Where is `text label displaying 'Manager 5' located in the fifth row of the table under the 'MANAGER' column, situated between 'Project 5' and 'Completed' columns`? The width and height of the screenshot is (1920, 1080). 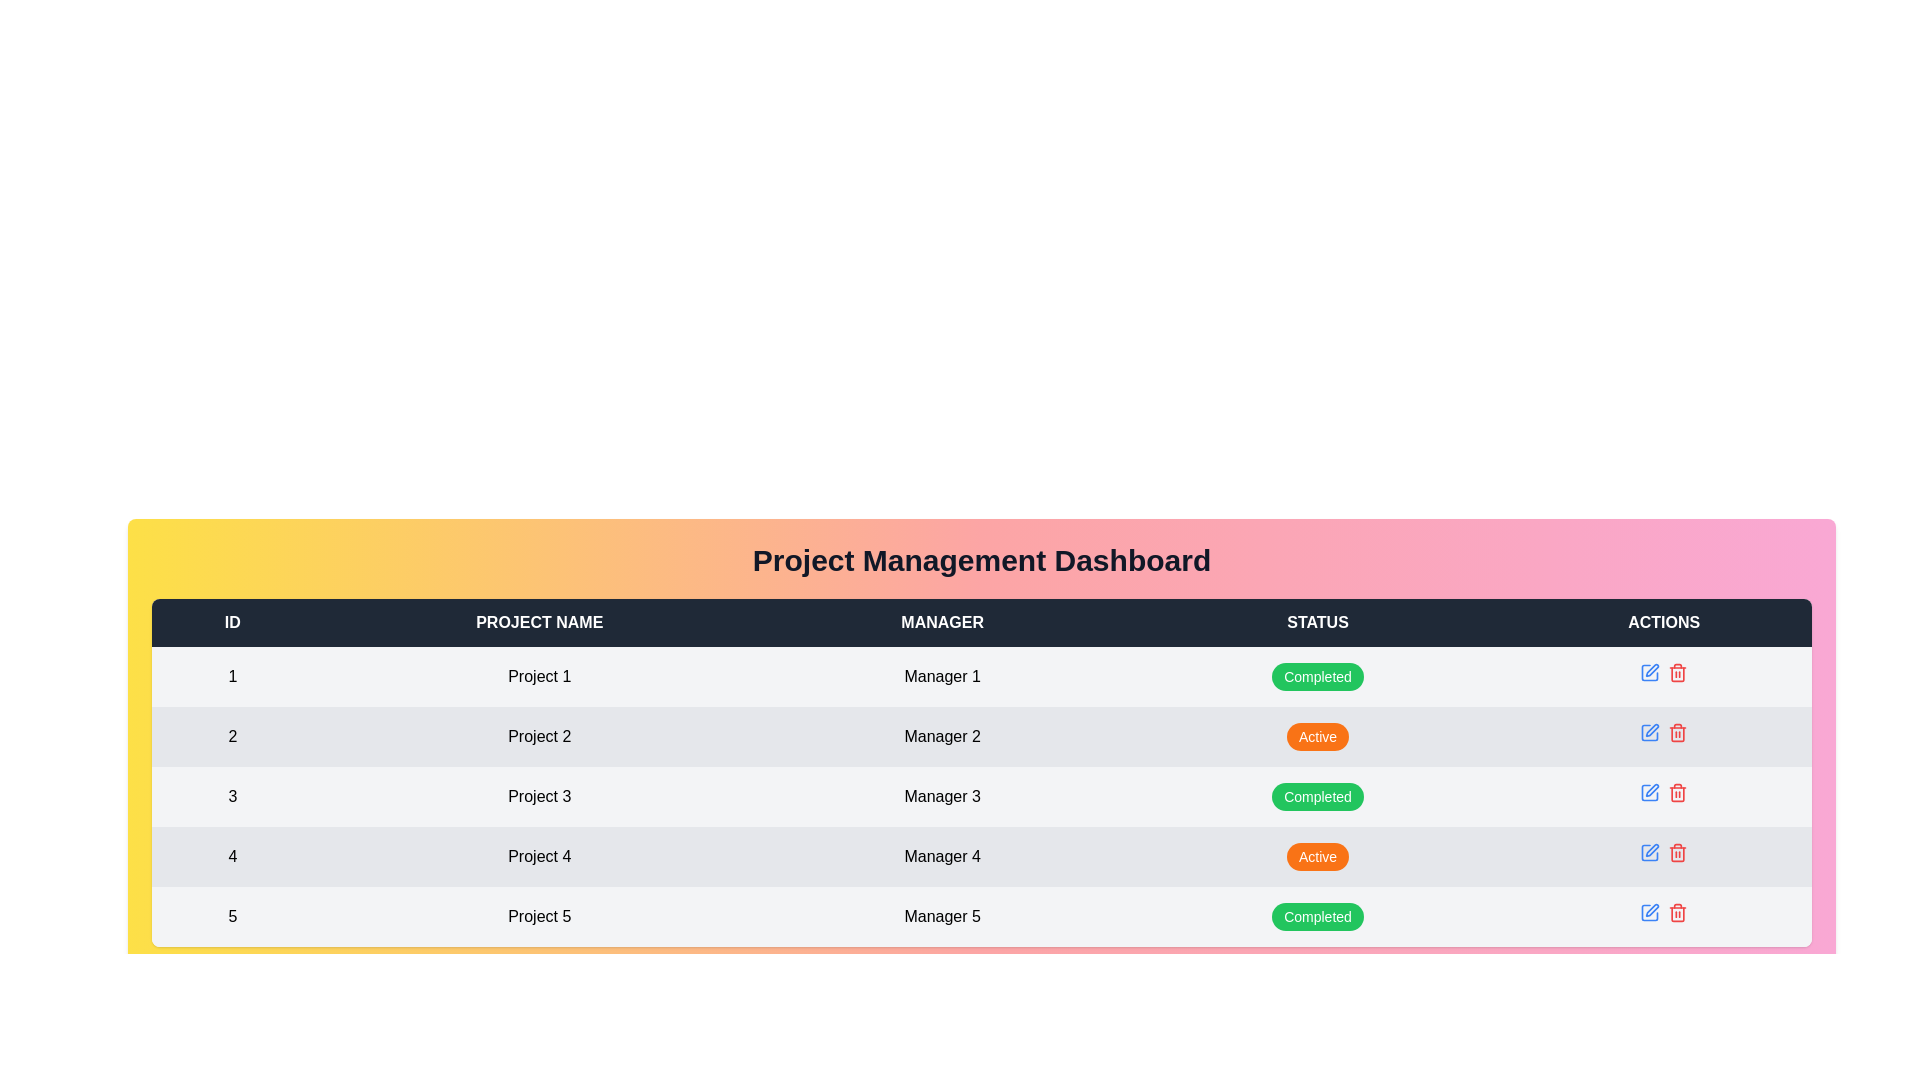
text label displaying 'Manager 5' located in the fifth row of the table under the 'MANAGER' column, situated between 'Project 5' and 'Completed' columns is located at coordinates (941, 917).